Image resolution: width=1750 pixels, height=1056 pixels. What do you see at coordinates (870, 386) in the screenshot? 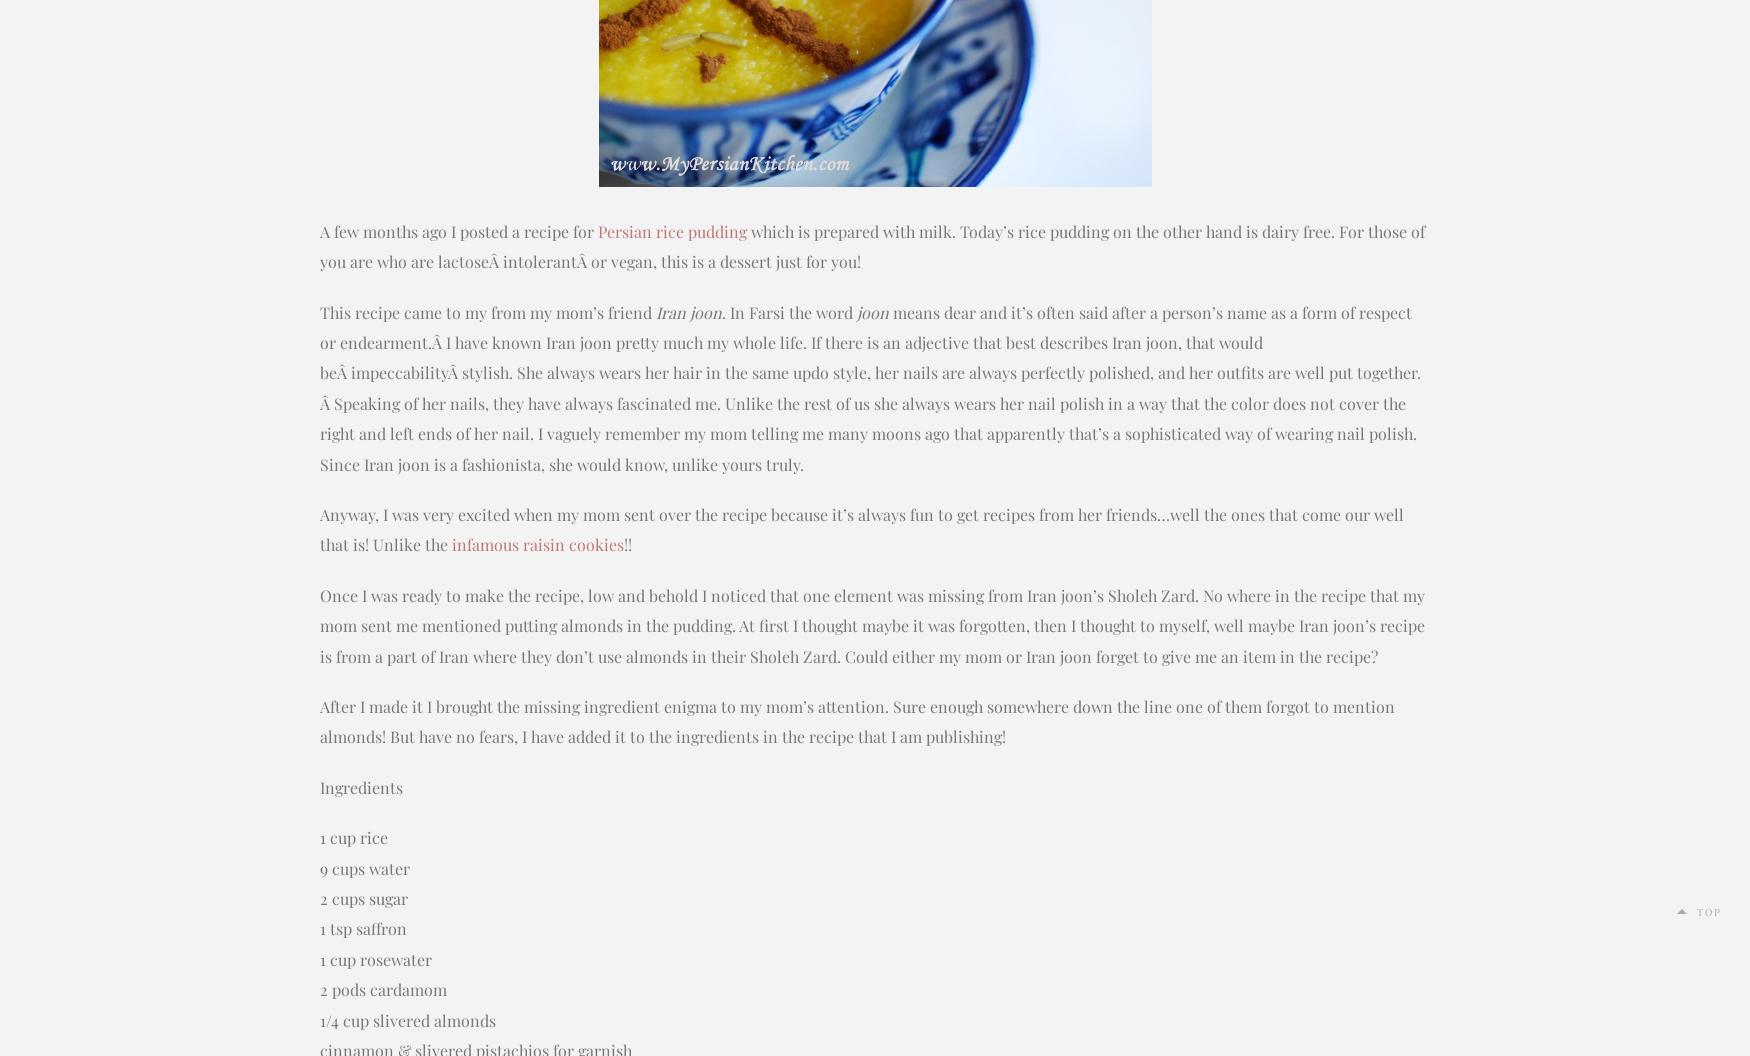
I see `'means dear and it’s often said after a person’s name as a form of respect or endearment.Â I have known Iran joon pretty much my whole life. If there is an adjective that best describes Iran joon, that would beÂ impeccabilityÂ stylish. She always wears her hair in the same updo style, her nails are always perfectly polished, and her outfits are well put together. Â Speaking of her nails, they have always fascinated me. Unlike the rest of us she always wears her nail polish in a way that the color does not cover the right and left ends of her nail. I vaguely remember my mom telling me many moons ago that apparently that’s a sophisticated way of wearing nail polish. Since Iran joon is a fashionista, she would know, unlike yours truly.'` at bounding box center [870, 386].